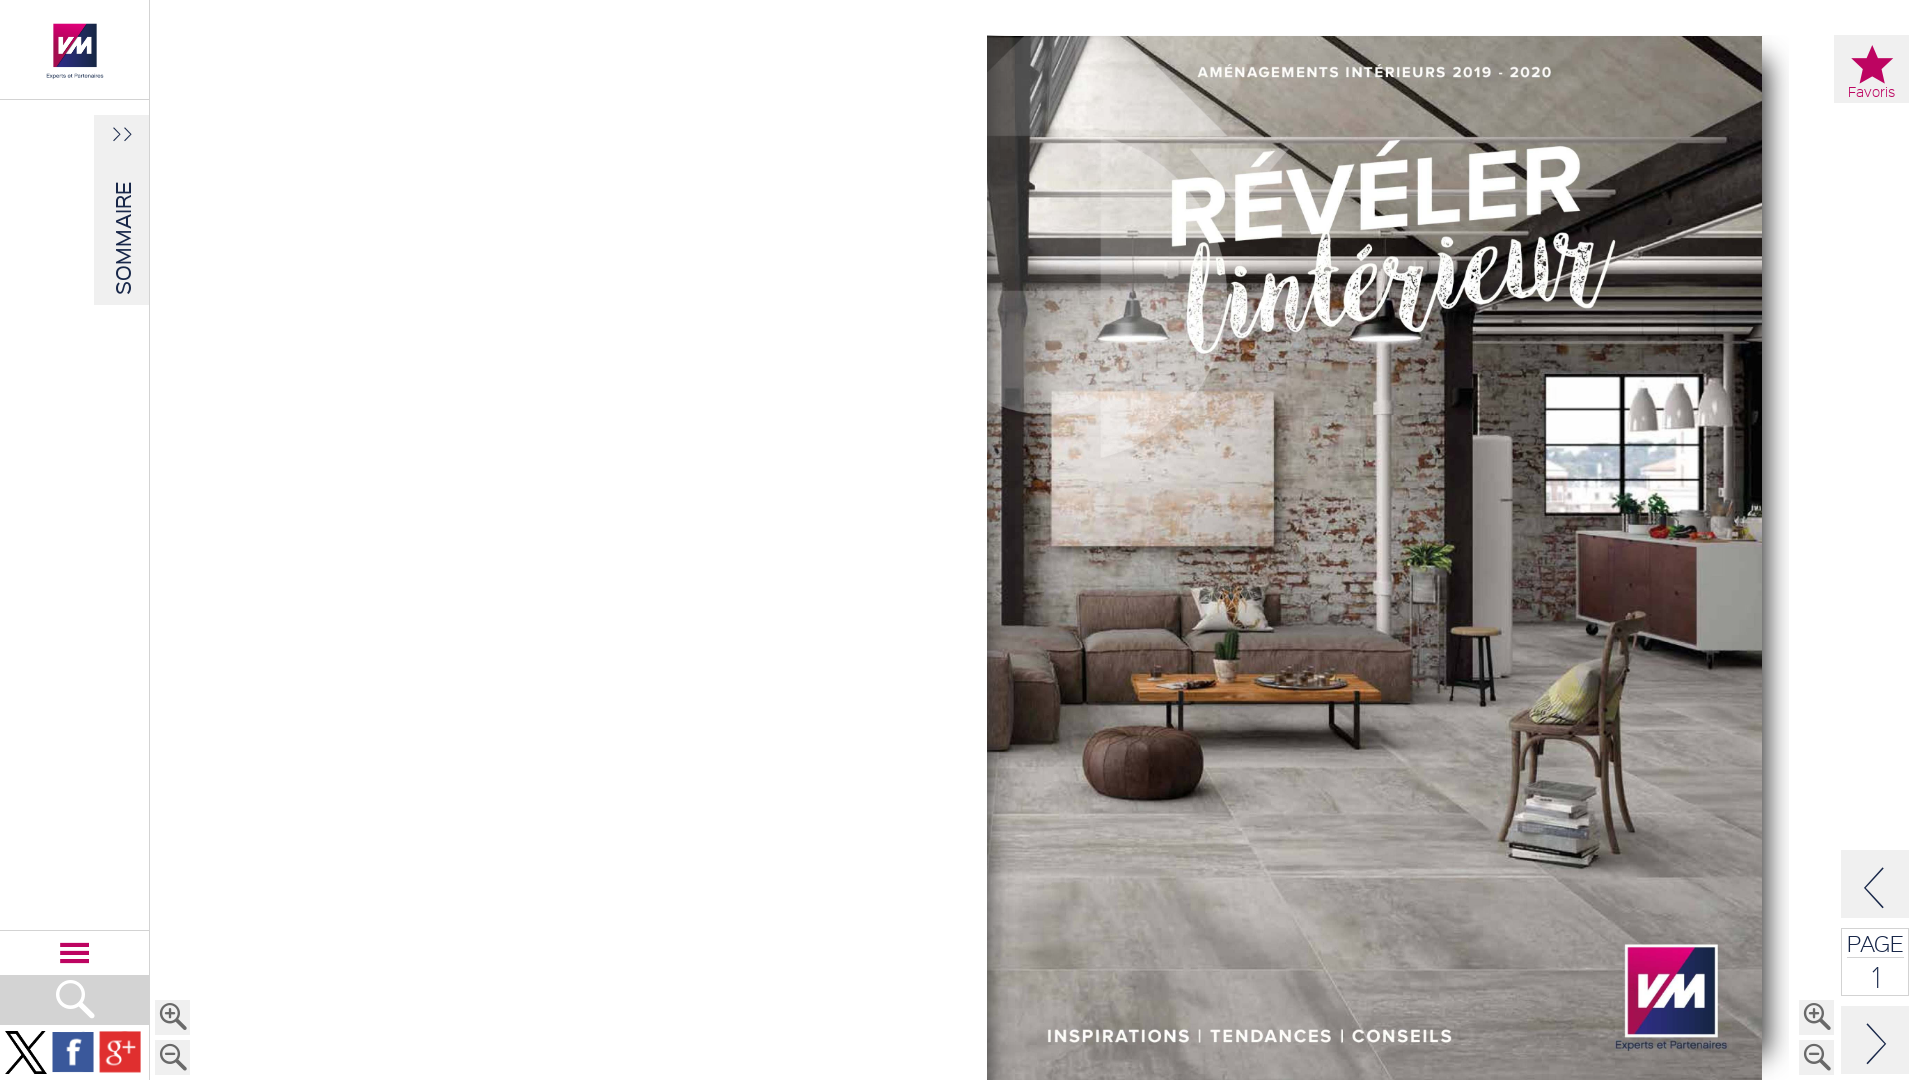 The height and width of the screenshot is (1080, 1920). I want to click on 'Partager sur Twitter', so click(4, 1051).